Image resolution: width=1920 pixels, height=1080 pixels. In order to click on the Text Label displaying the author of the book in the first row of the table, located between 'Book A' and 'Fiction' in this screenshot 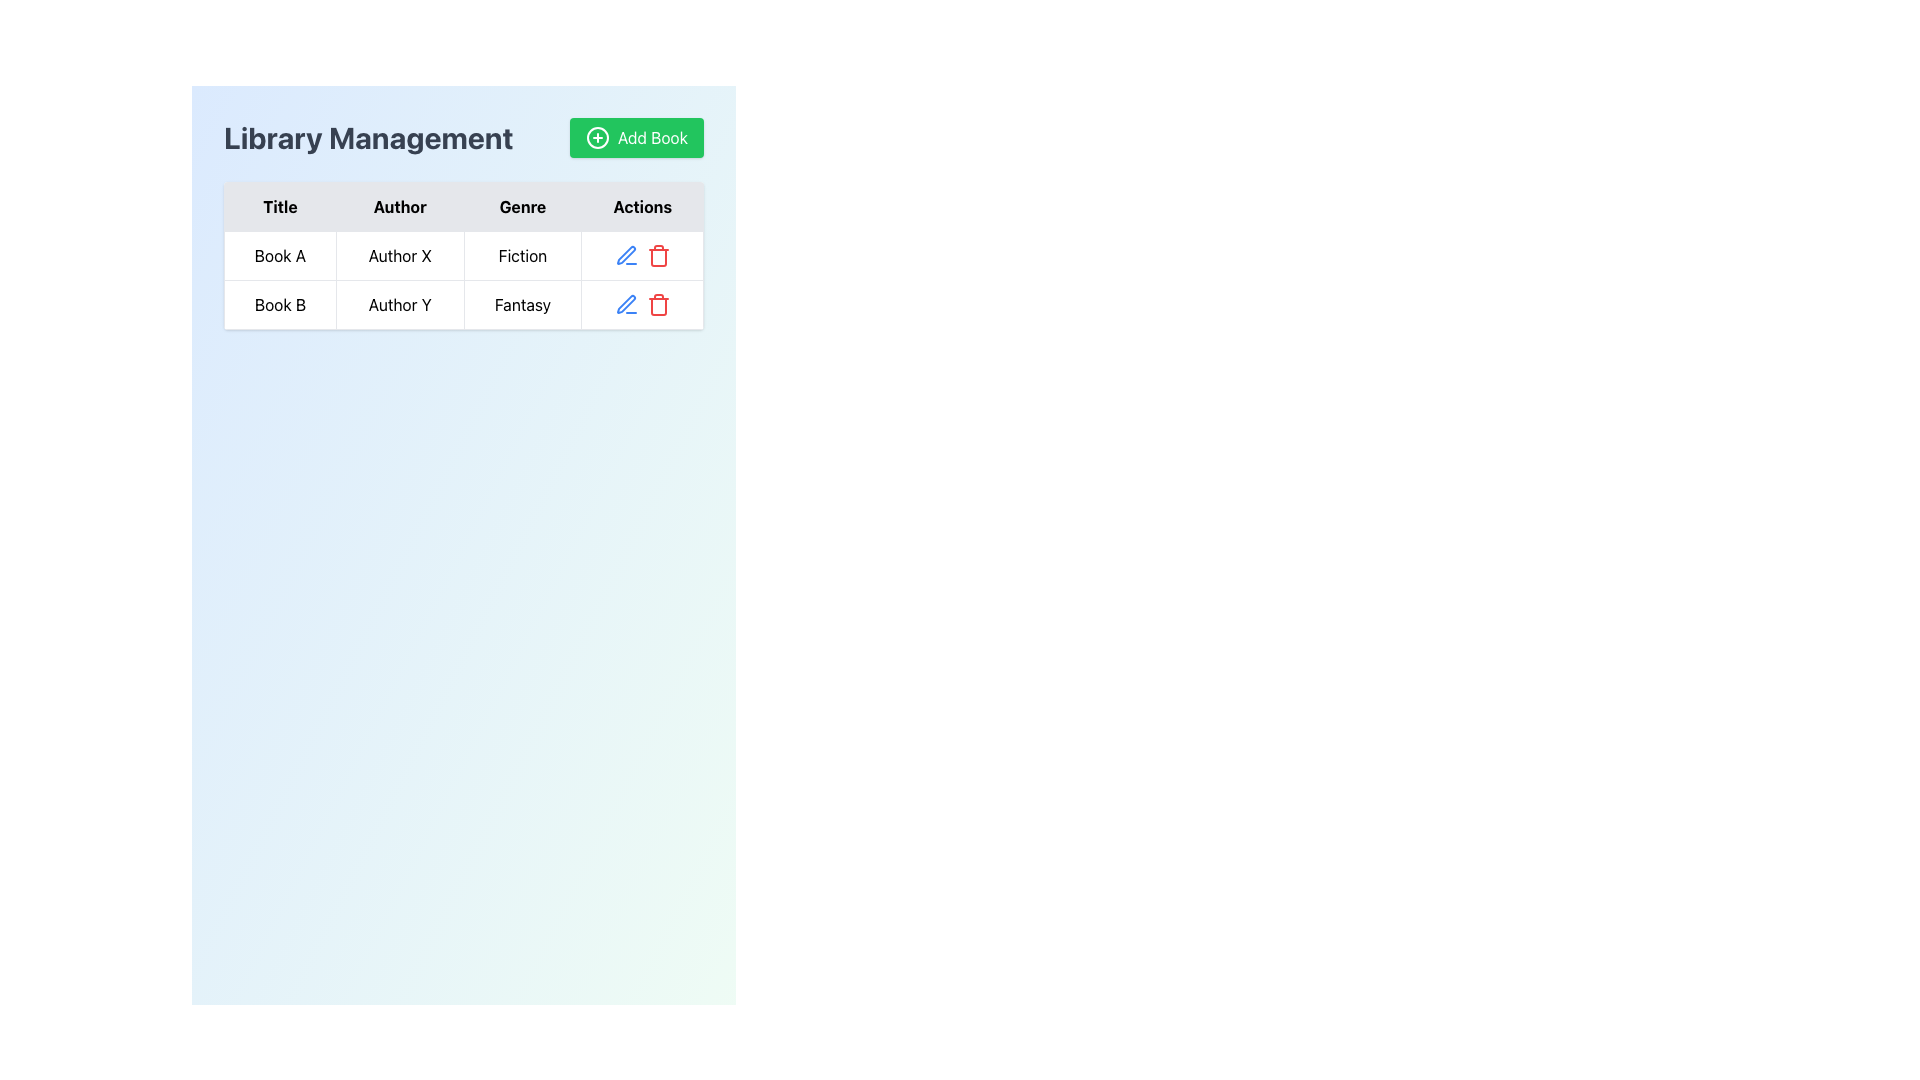, I will do `click(400, 254)`.